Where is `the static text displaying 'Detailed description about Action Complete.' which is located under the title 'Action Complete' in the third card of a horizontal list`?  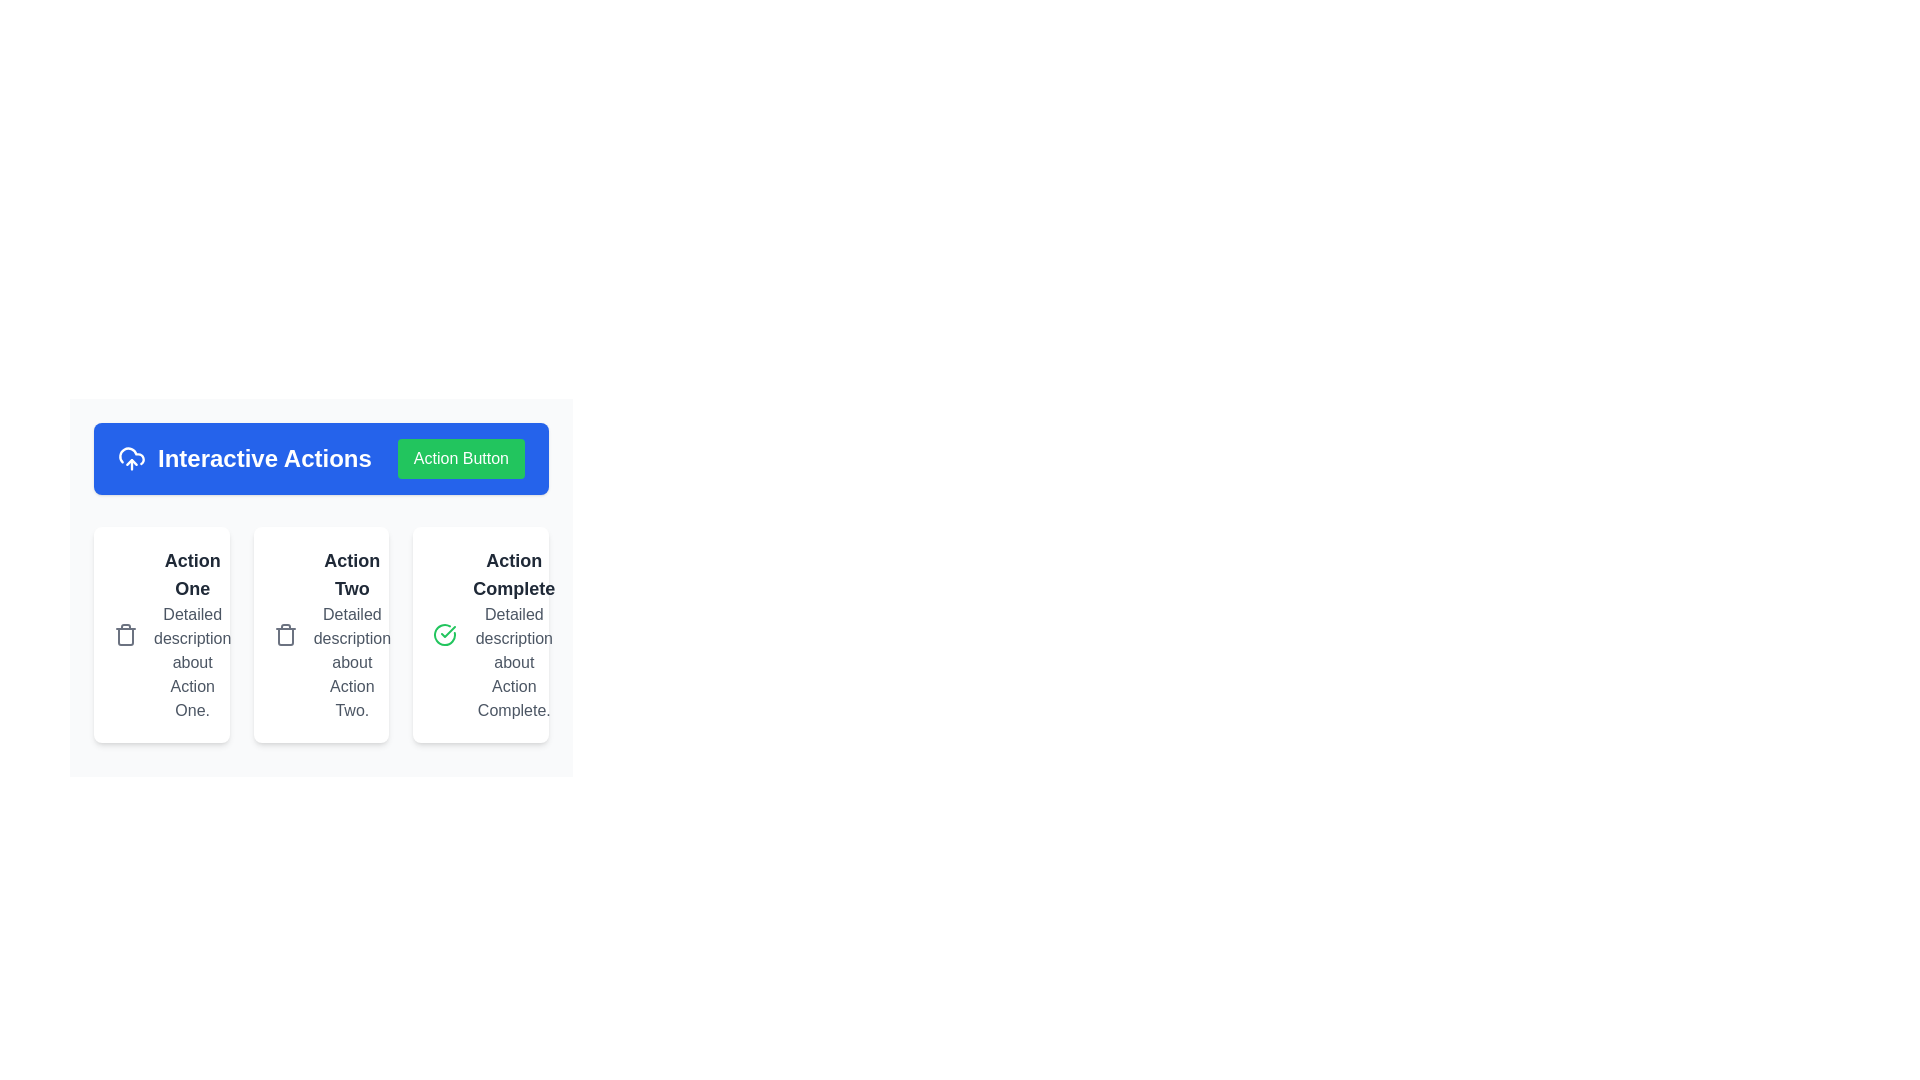 the static text displaying 'Detailed description about Action Complete.' which is located under the title 'Action Complete' in the third card of a horizontal list is located at coordinates (514, 663).